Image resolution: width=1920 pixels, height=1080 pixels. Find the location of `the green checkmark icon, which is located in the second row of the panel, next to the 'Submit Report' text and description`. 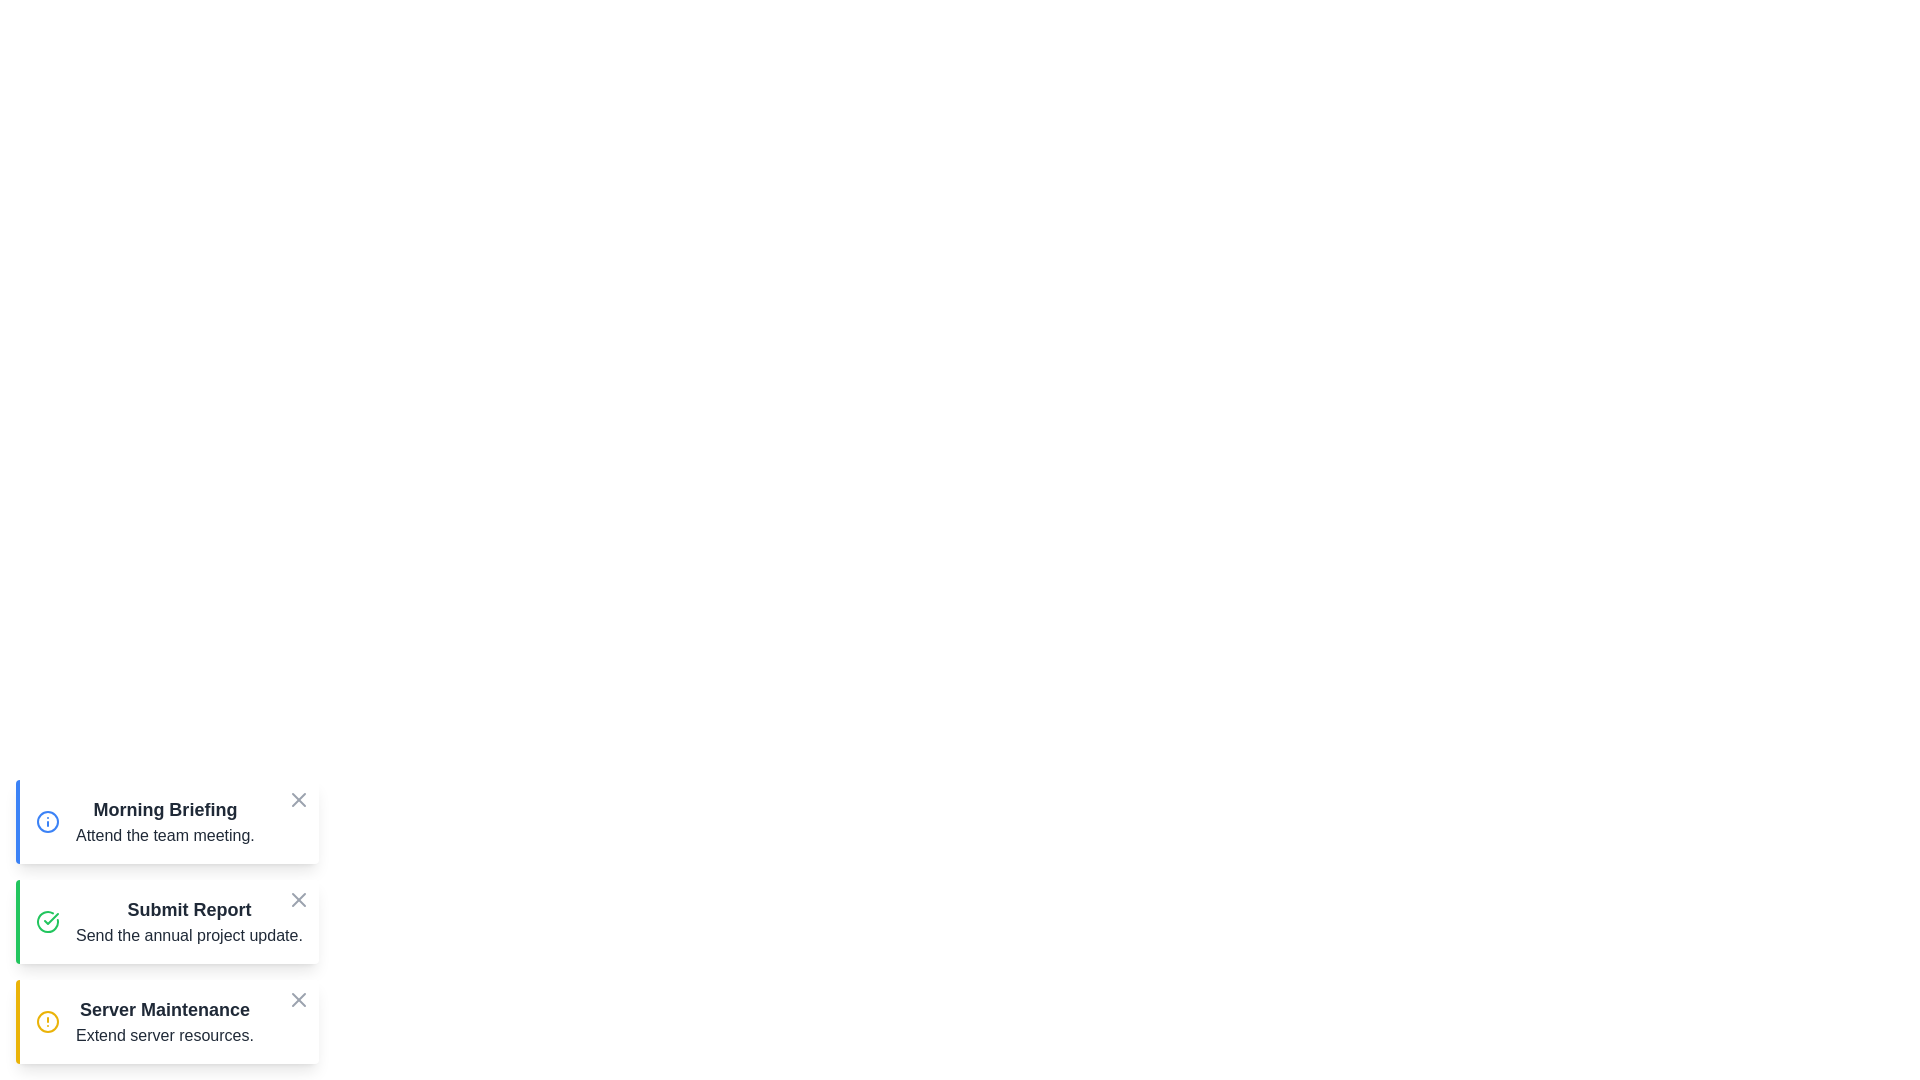

the green checkmark icon, which is located in the second row of the panel, next to the 'Submit Report' text and description is located at coordinates (51, 918).